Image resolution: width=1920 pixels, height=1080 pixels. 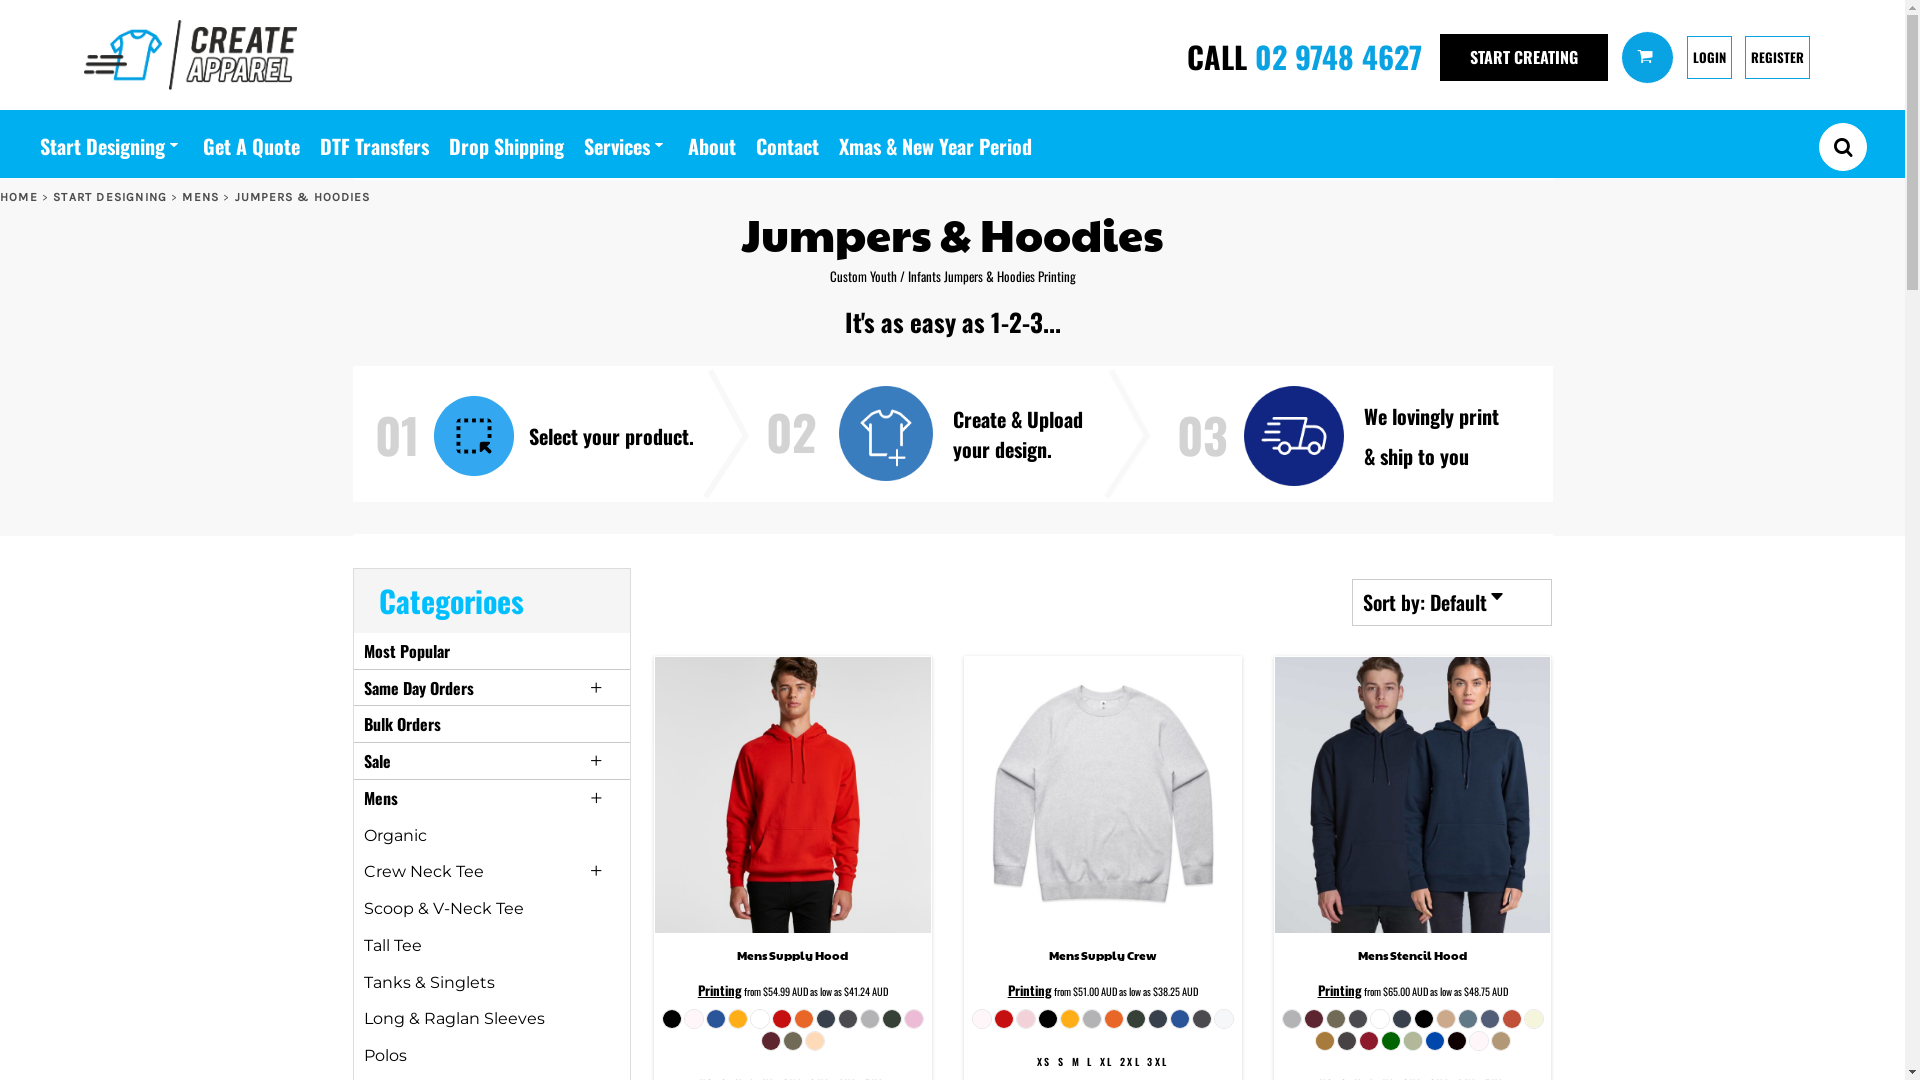 What do you see at coordinates (1777, 56) in the screenshot?
I see `'REGISTER'` at bounding box center [1777, 56].